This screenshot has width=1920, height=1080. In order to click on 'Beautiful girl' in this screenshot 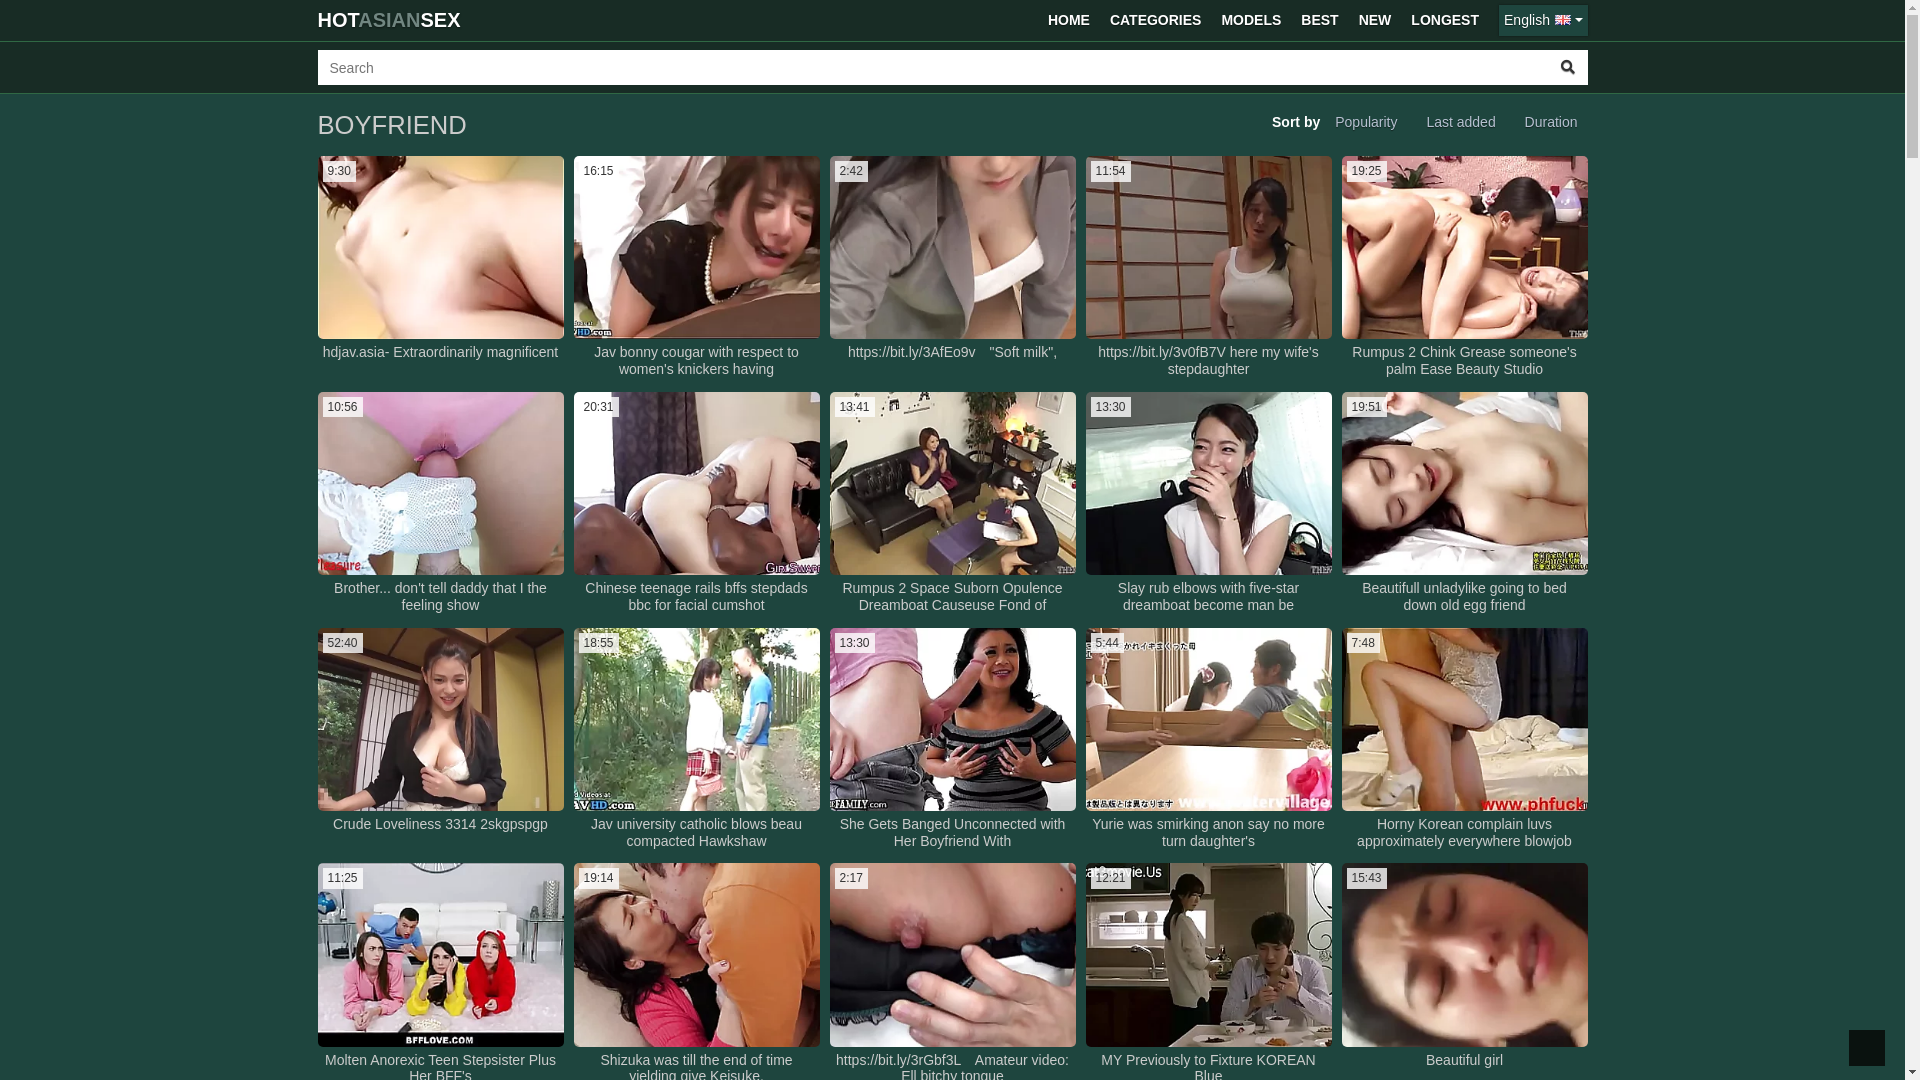, I will do `click(1464, 1059)`.